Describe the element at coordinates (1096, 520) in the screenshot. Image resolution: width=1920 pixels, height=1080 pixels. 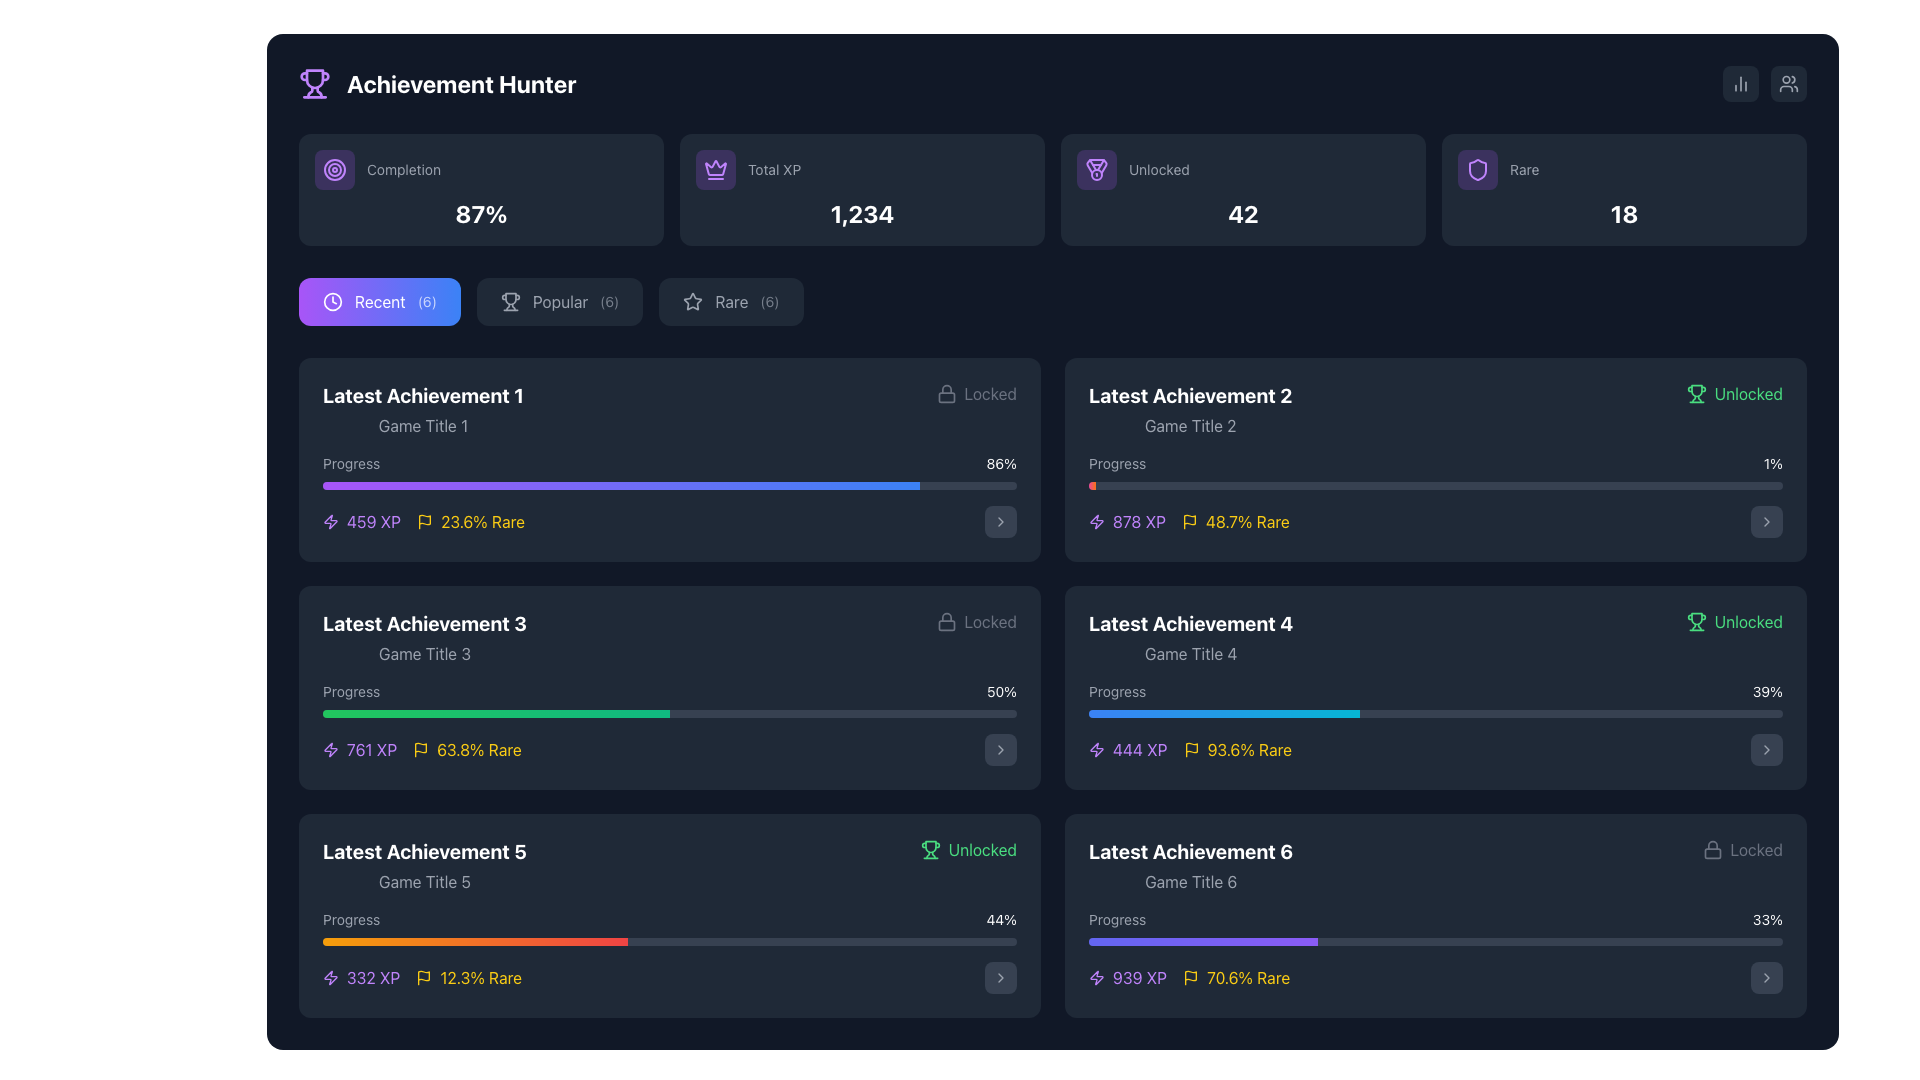
I see `the icon that indicates points or energy, positioned to the left of the '878 XP' text` at that location.